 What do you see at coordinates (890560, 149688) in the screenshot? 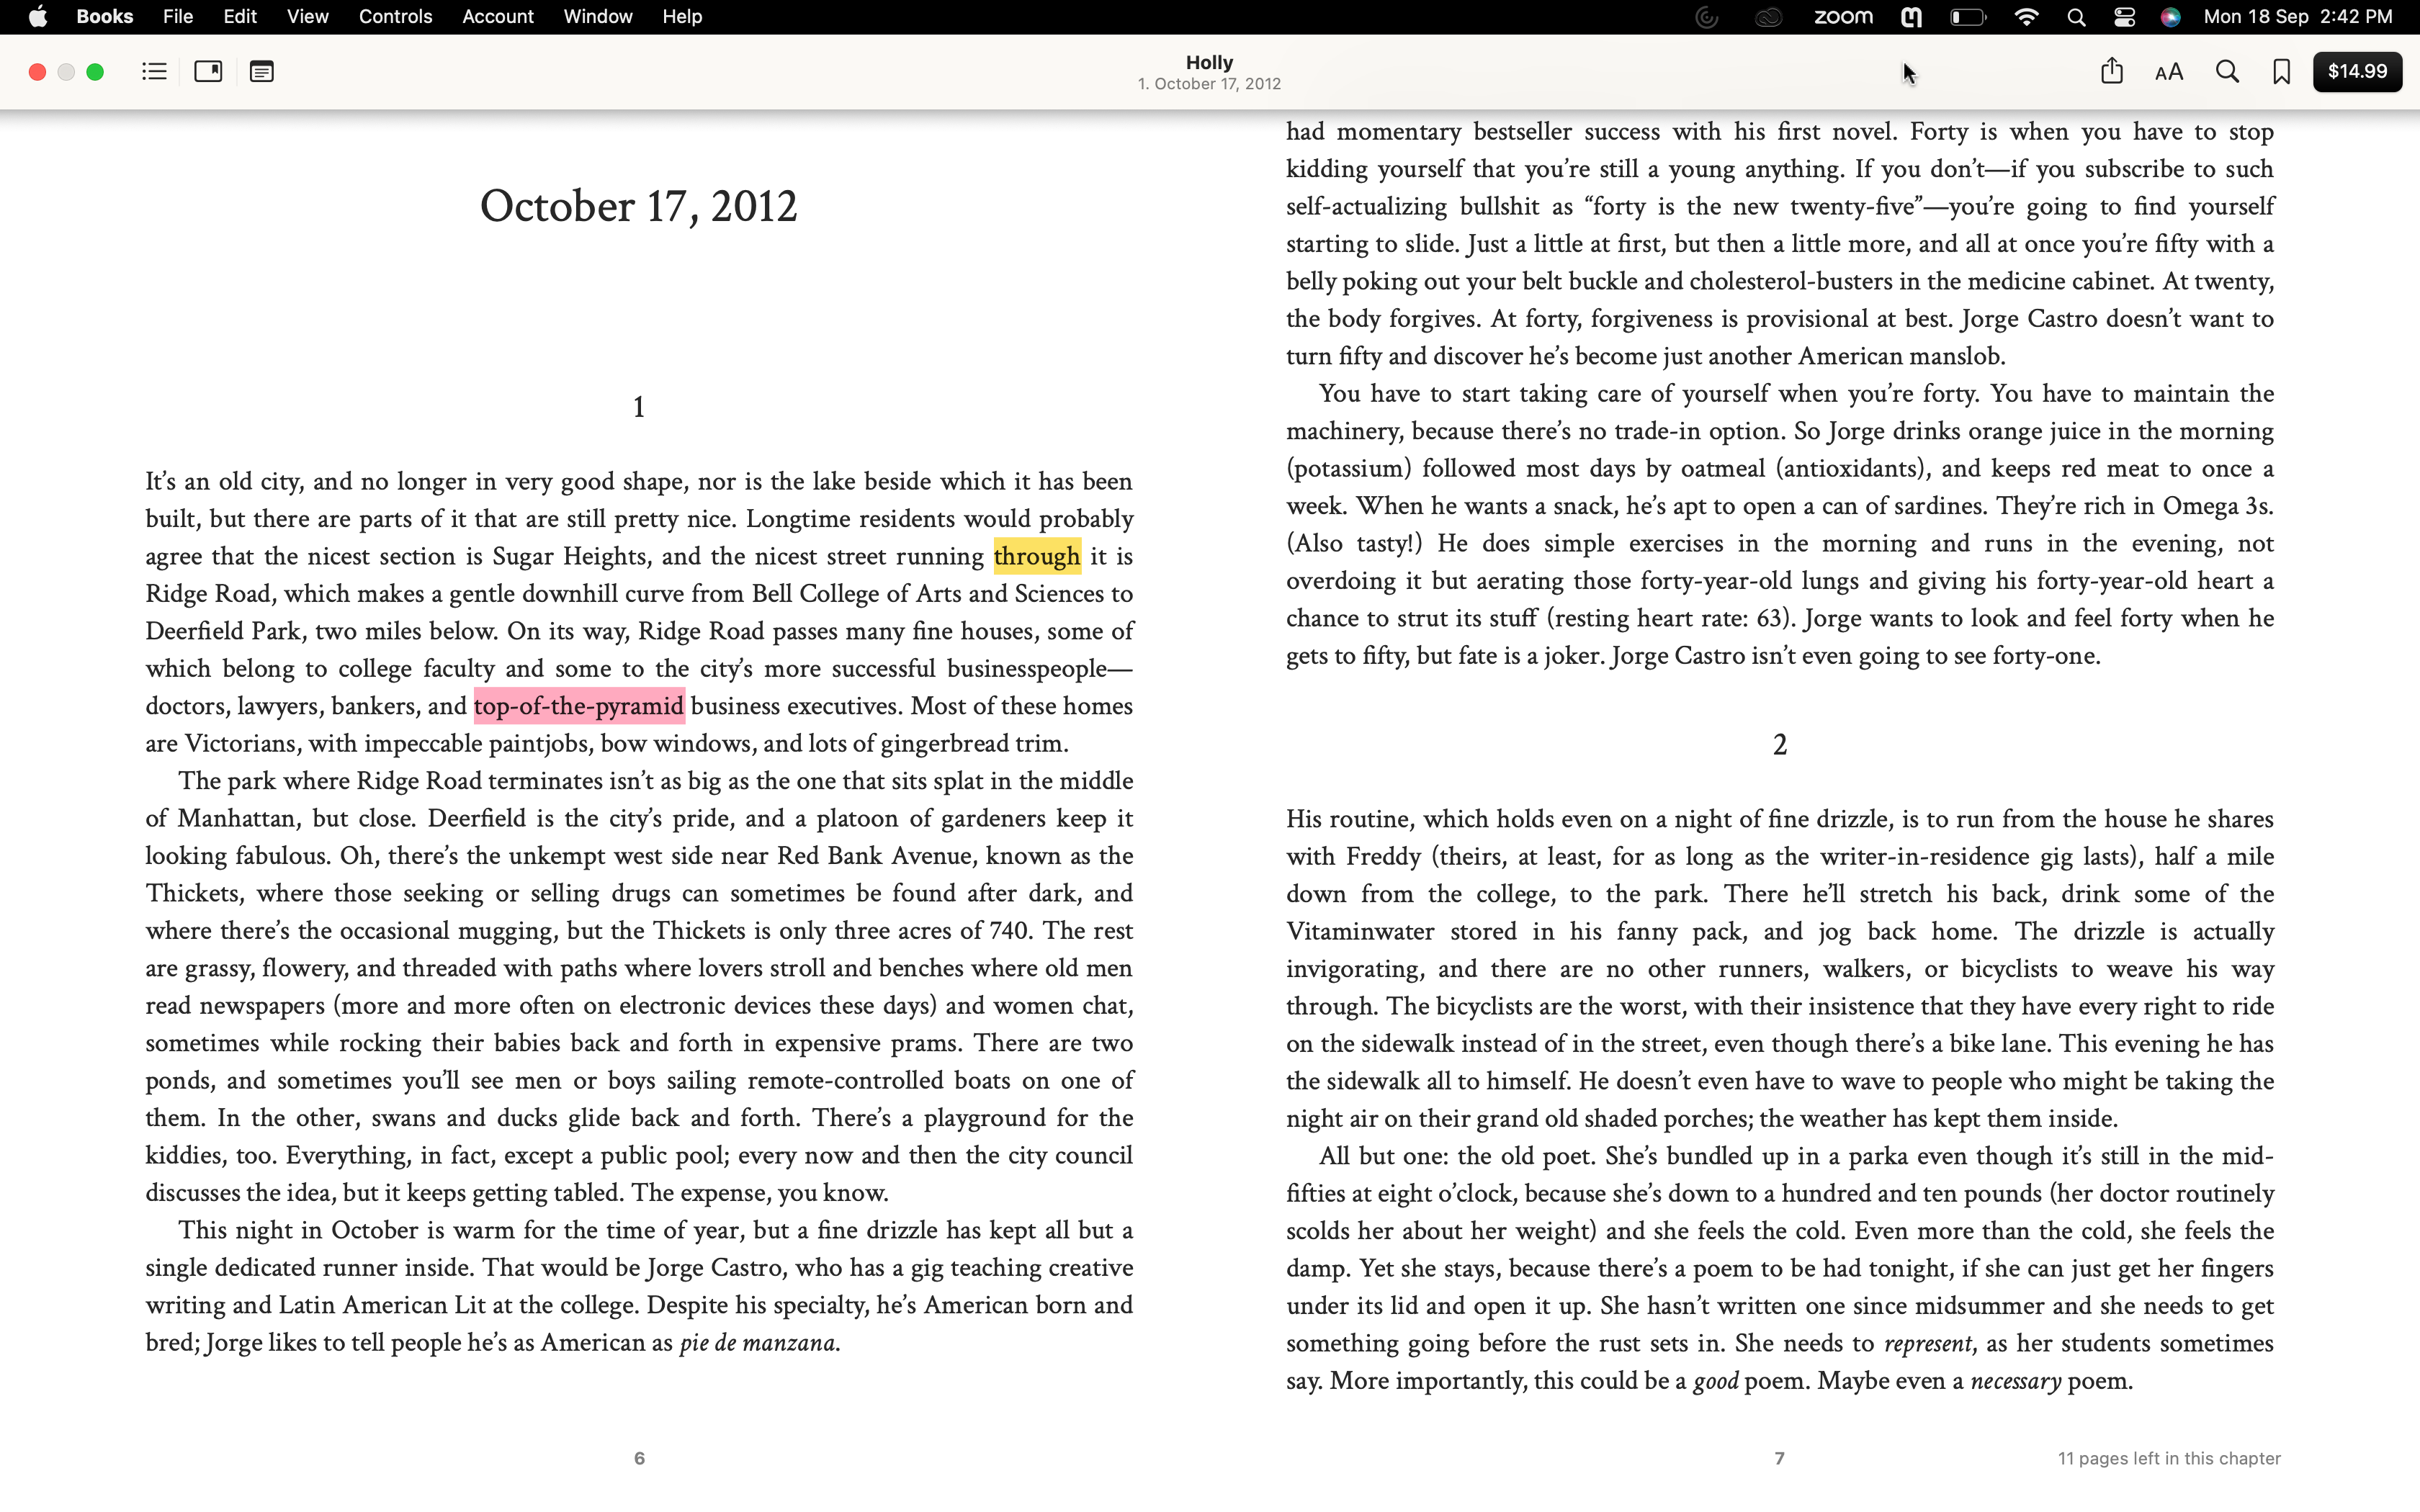
I see `Move the cursor to the "see_notes" section on screen` at bounding box center [890560, 149688].